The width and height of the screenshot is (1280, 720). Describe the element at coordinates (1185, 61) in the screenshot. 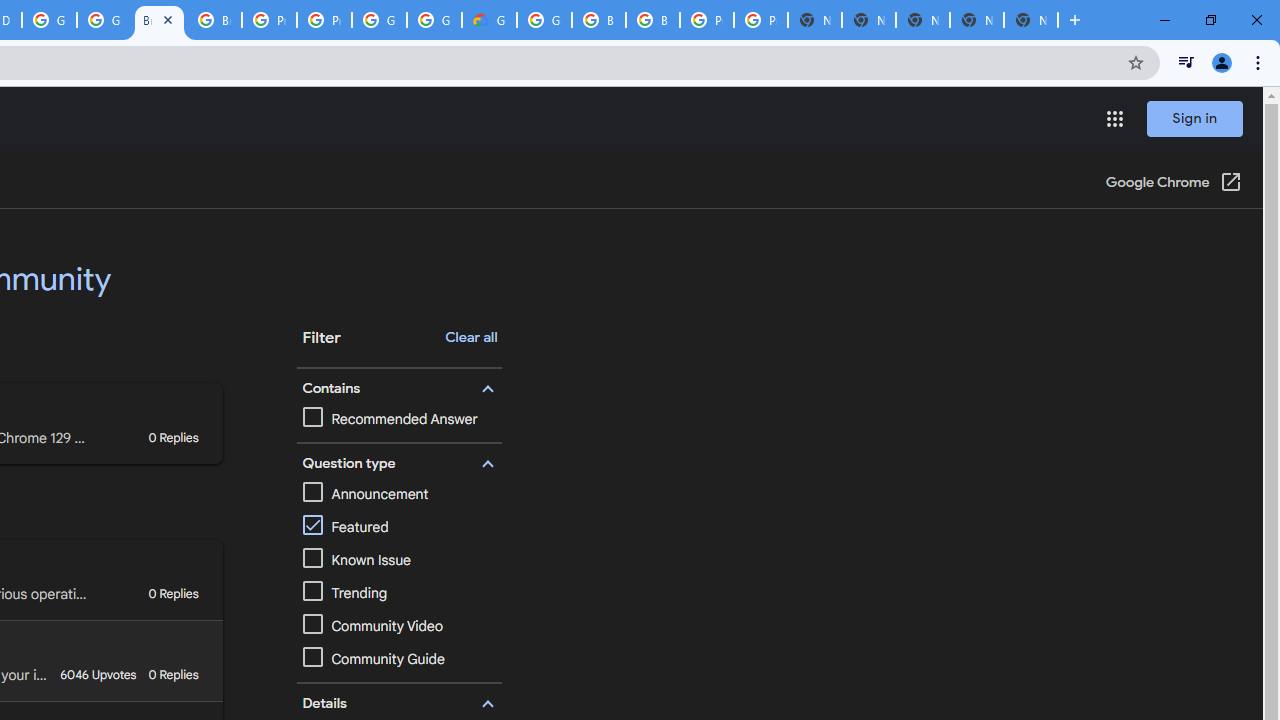

I see `'Control your music, videos, and more'` at that location.